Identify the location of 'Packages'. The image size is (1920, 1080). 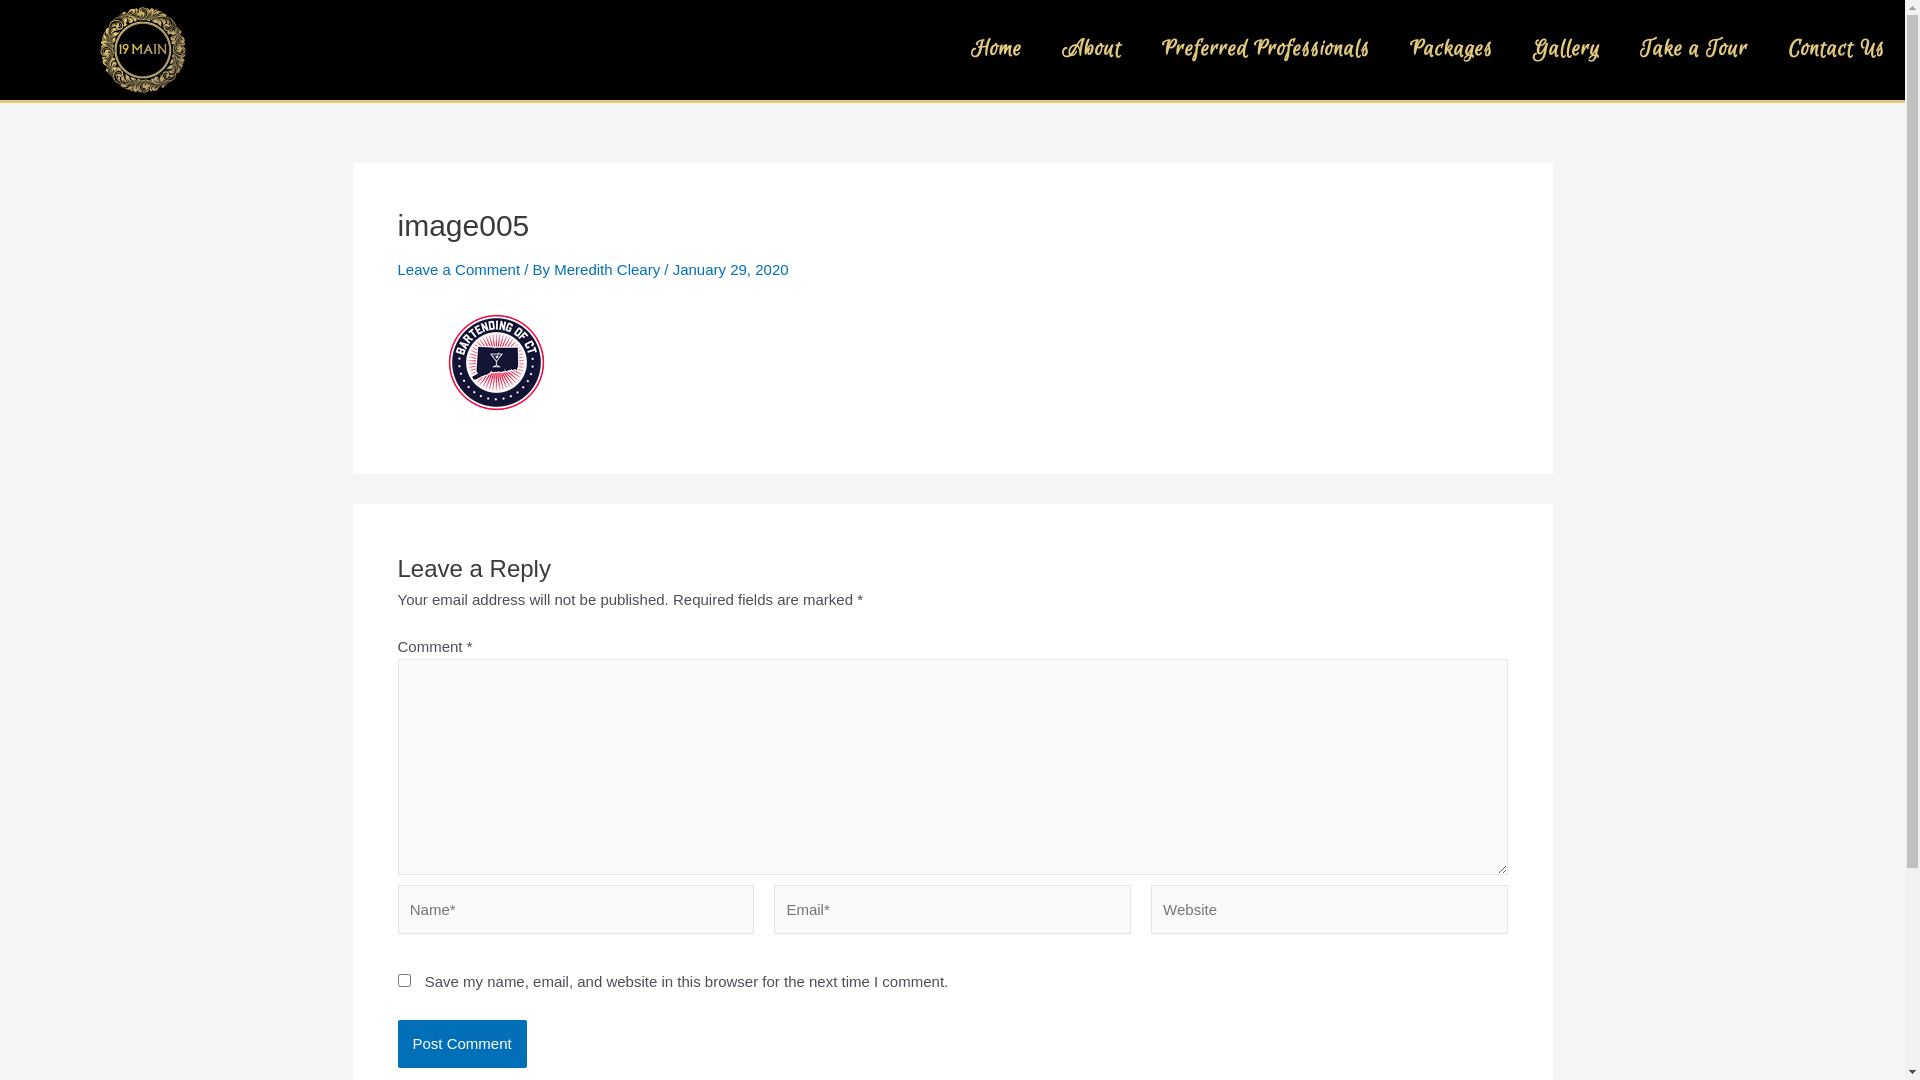
(1451, 49).